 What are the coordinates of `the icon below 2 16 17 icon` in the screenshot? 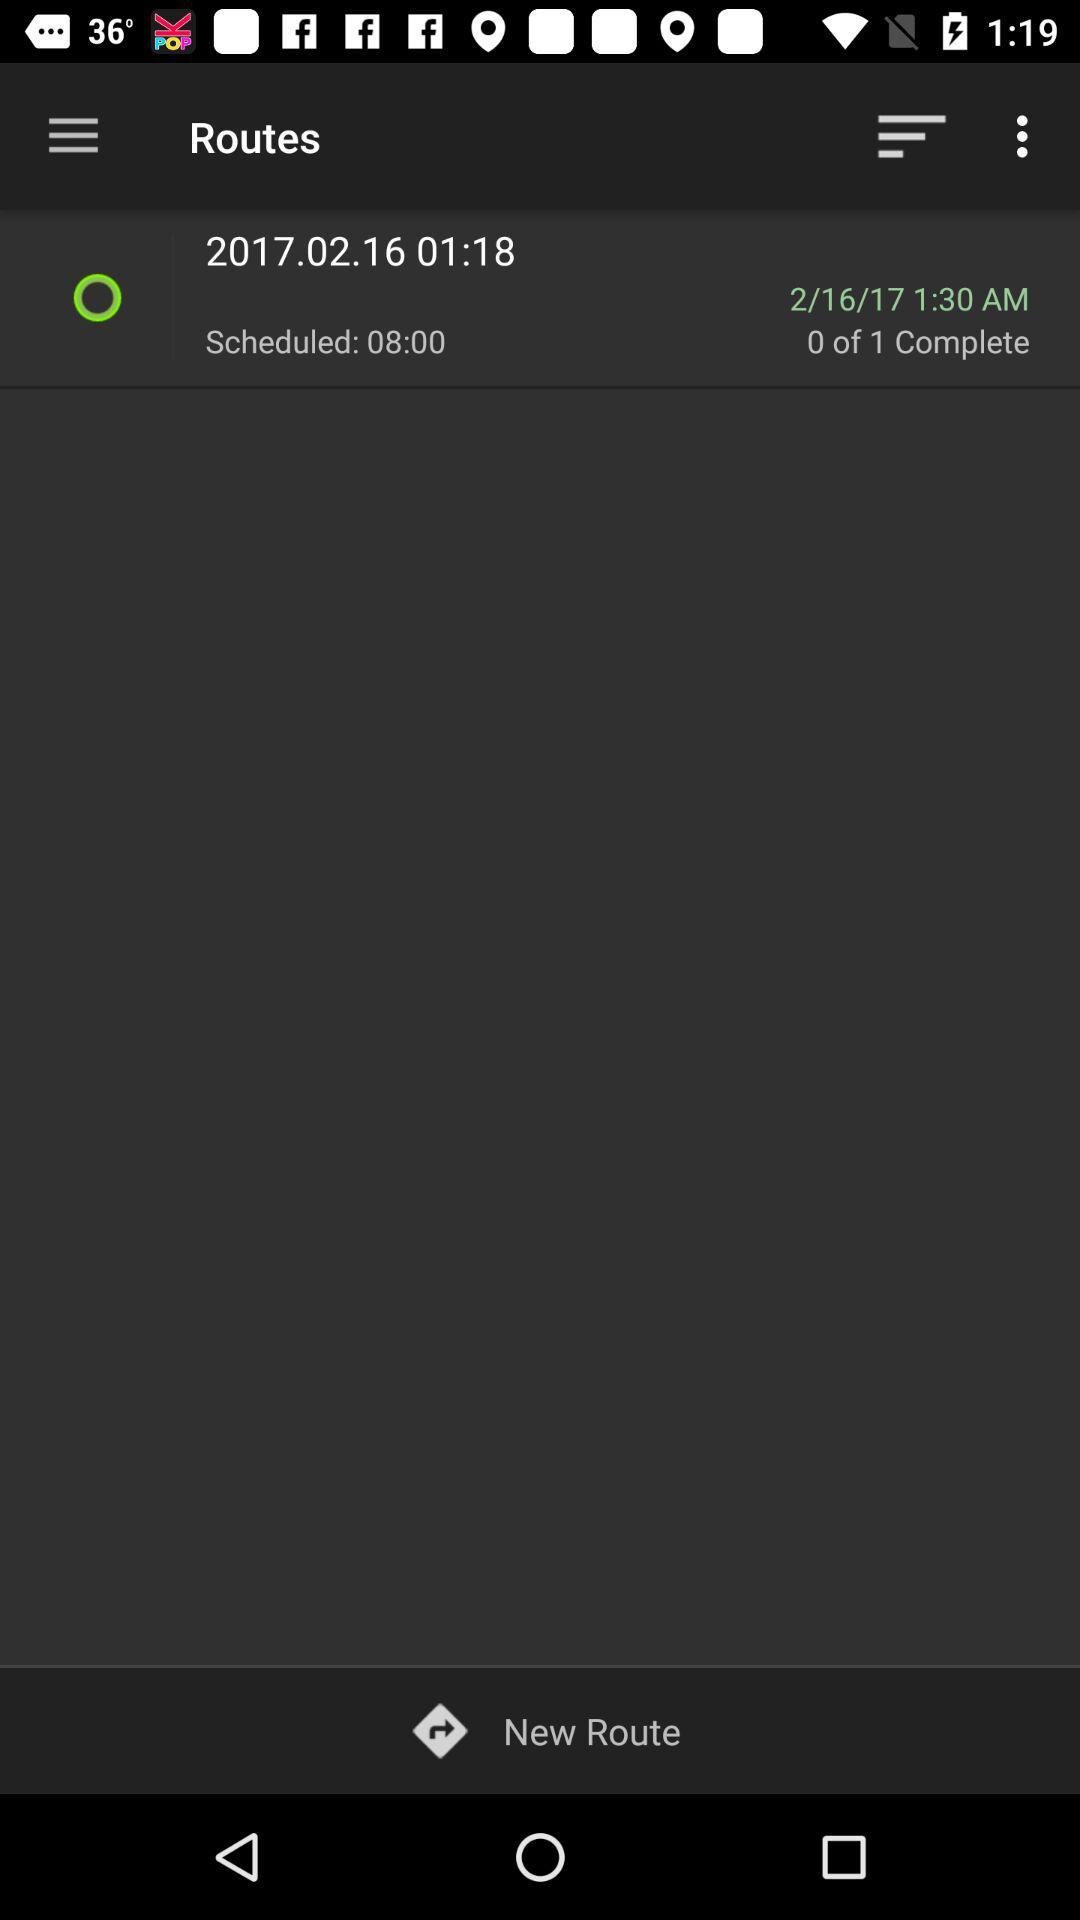 It's located at (931, 340).